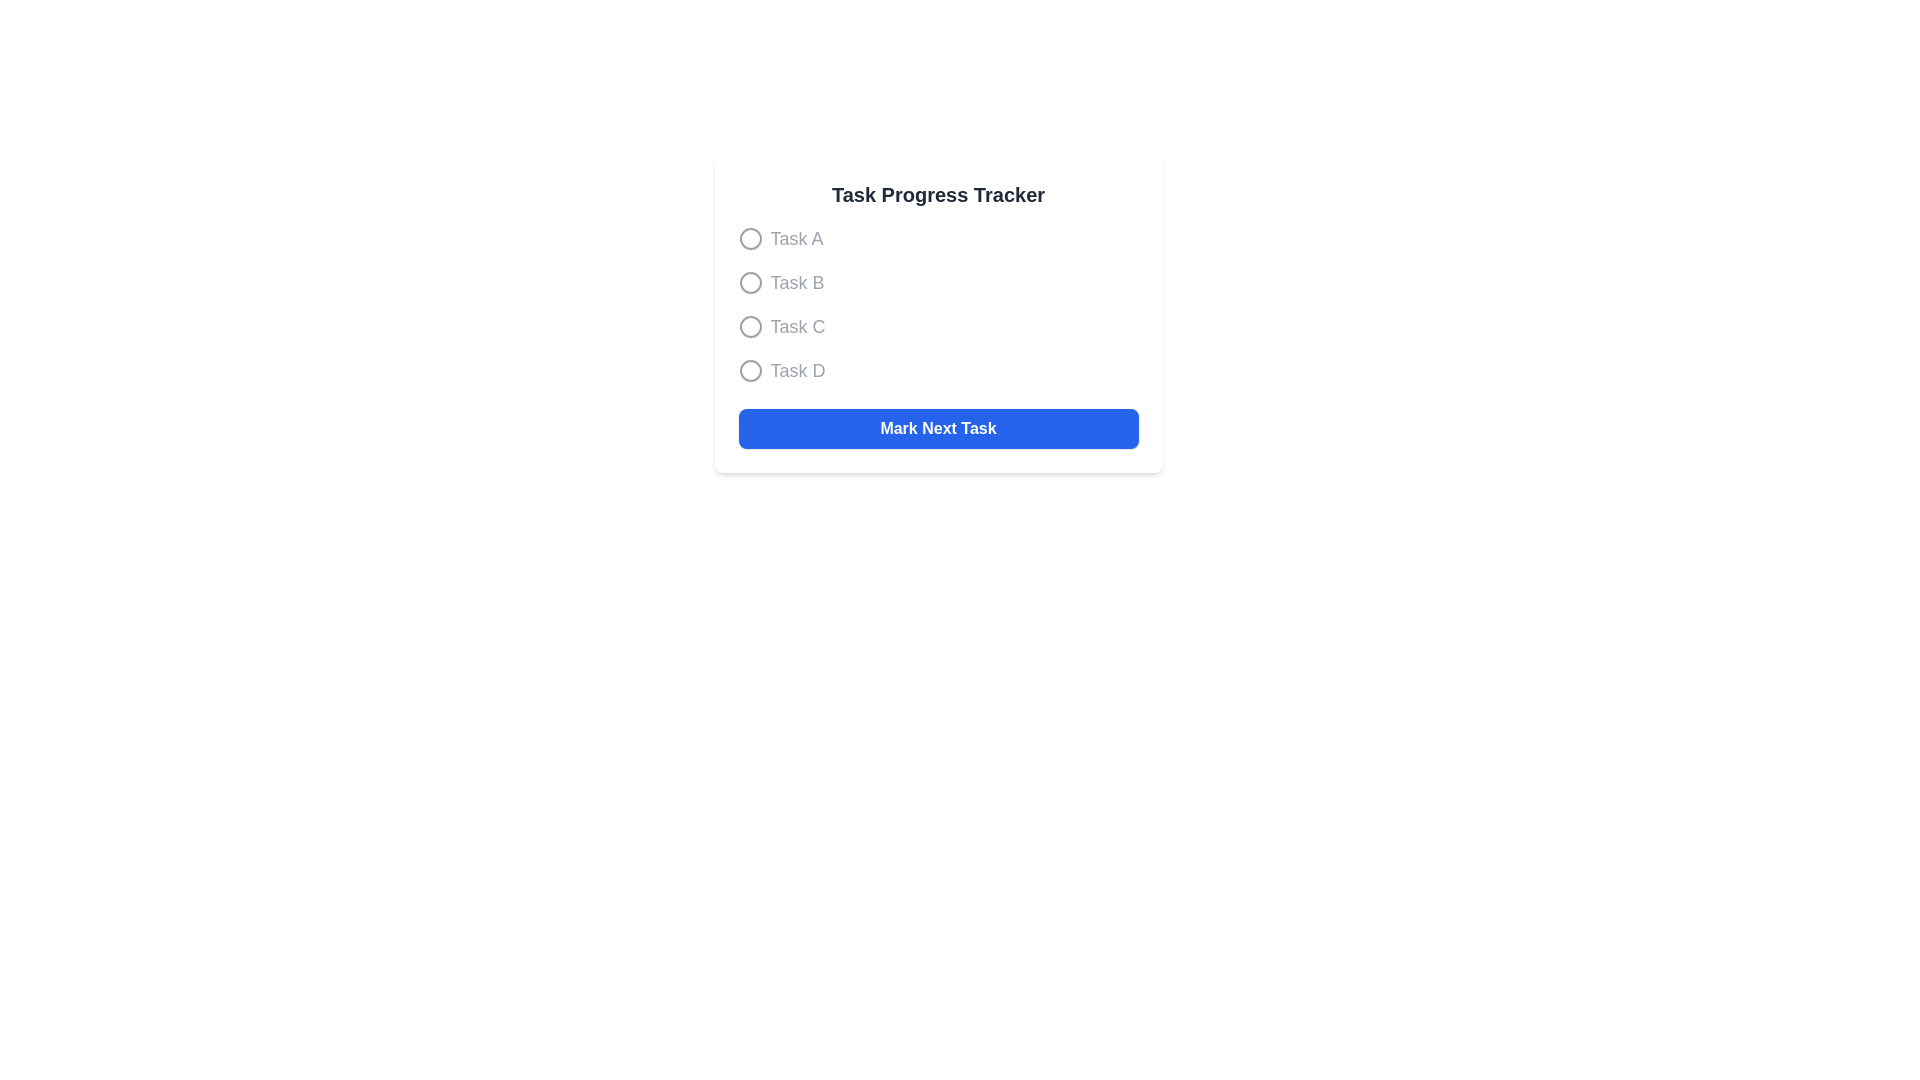 The height and width of the screenshot is (1080, 1920). What do you see at coordinates (749, 238) in the screenshot?
I see `the circular radio button adjacent to the text 'Task A'` at bounding box center [749, 238].